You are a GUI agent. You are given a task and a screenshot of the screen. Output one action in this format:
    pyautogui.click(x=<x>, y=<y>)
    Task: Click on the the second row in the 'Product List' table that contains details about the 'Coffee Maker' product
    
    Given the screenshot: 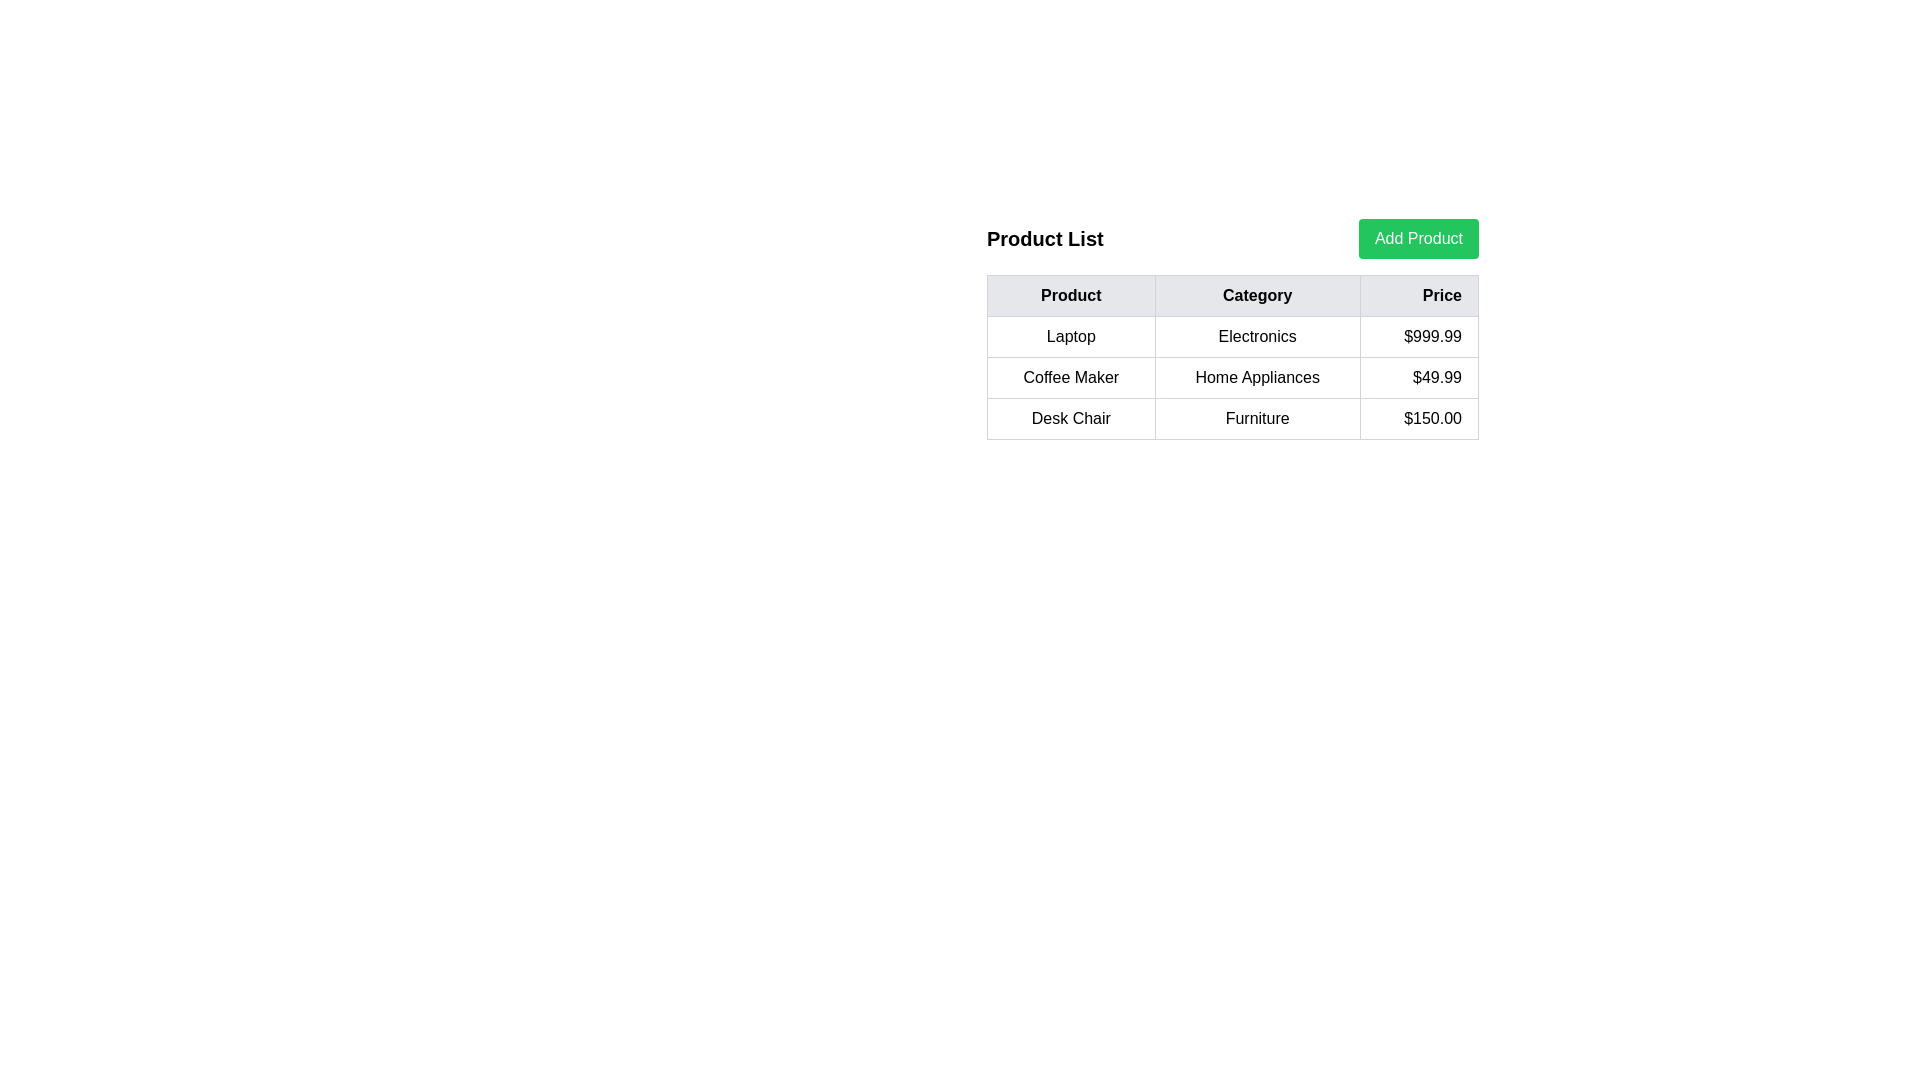 What is the action you would take?
    pyautogui.click(x=1232, y=378)
    